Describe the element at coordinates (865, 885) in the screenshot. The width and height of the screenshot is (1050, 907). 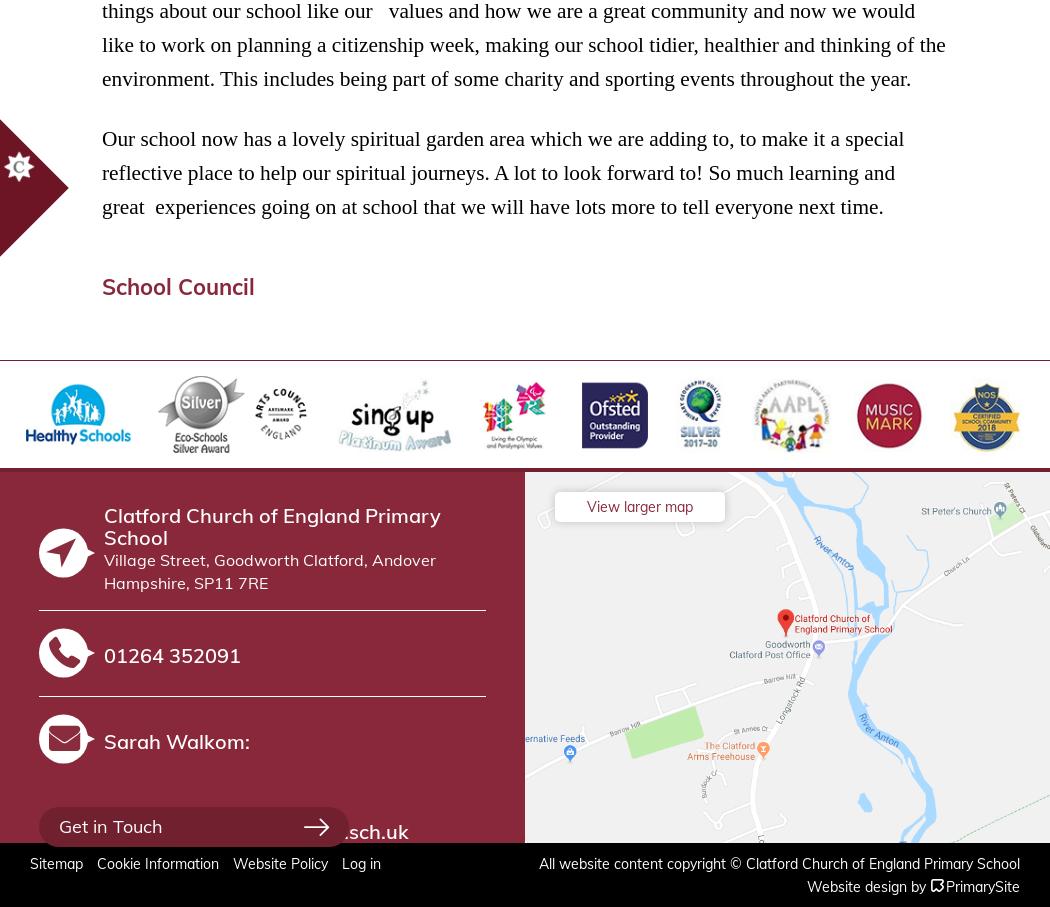
I see `'Website design by'` at that location.